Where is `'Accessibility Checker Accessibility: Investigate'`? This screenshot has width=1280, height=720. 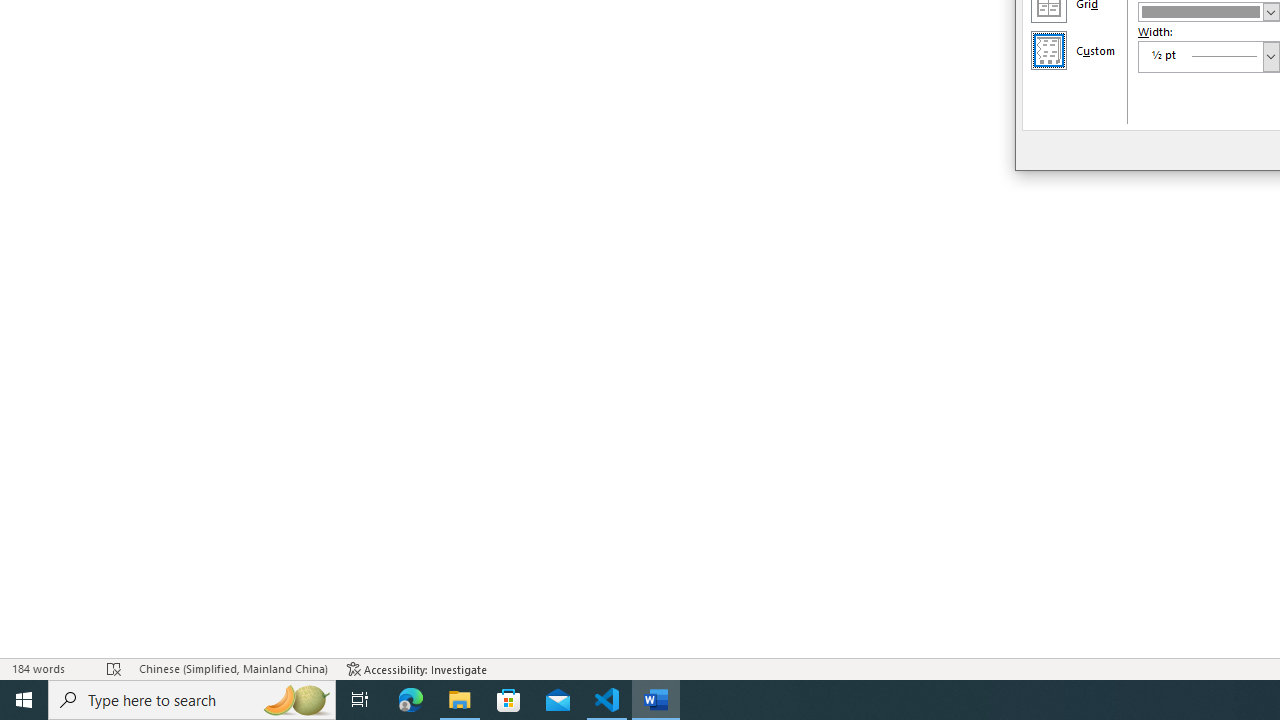 'Accessibility Checker Accessibility: Investigate' is located at coordinates (416, 669).